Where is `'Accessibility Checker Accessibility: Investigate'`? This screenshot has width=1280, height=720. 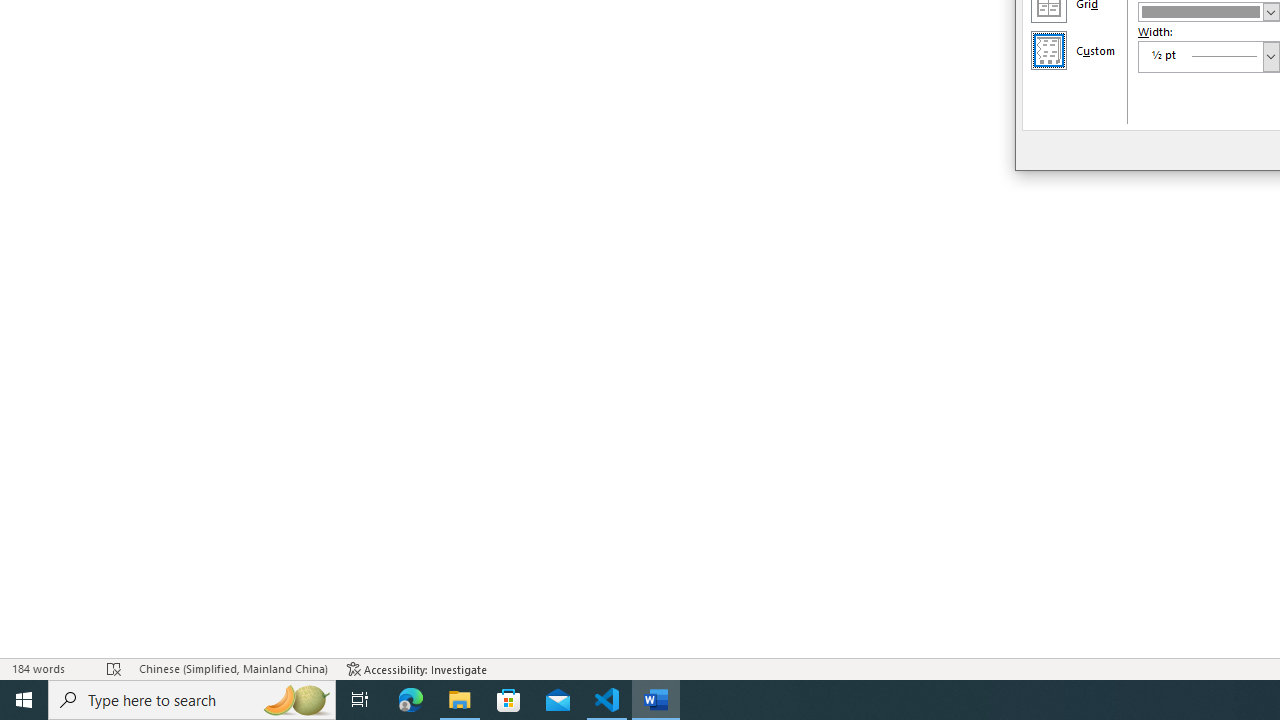 'Accessibility Checker Accessibility: Investigate' is located at coordinates (416, 669).